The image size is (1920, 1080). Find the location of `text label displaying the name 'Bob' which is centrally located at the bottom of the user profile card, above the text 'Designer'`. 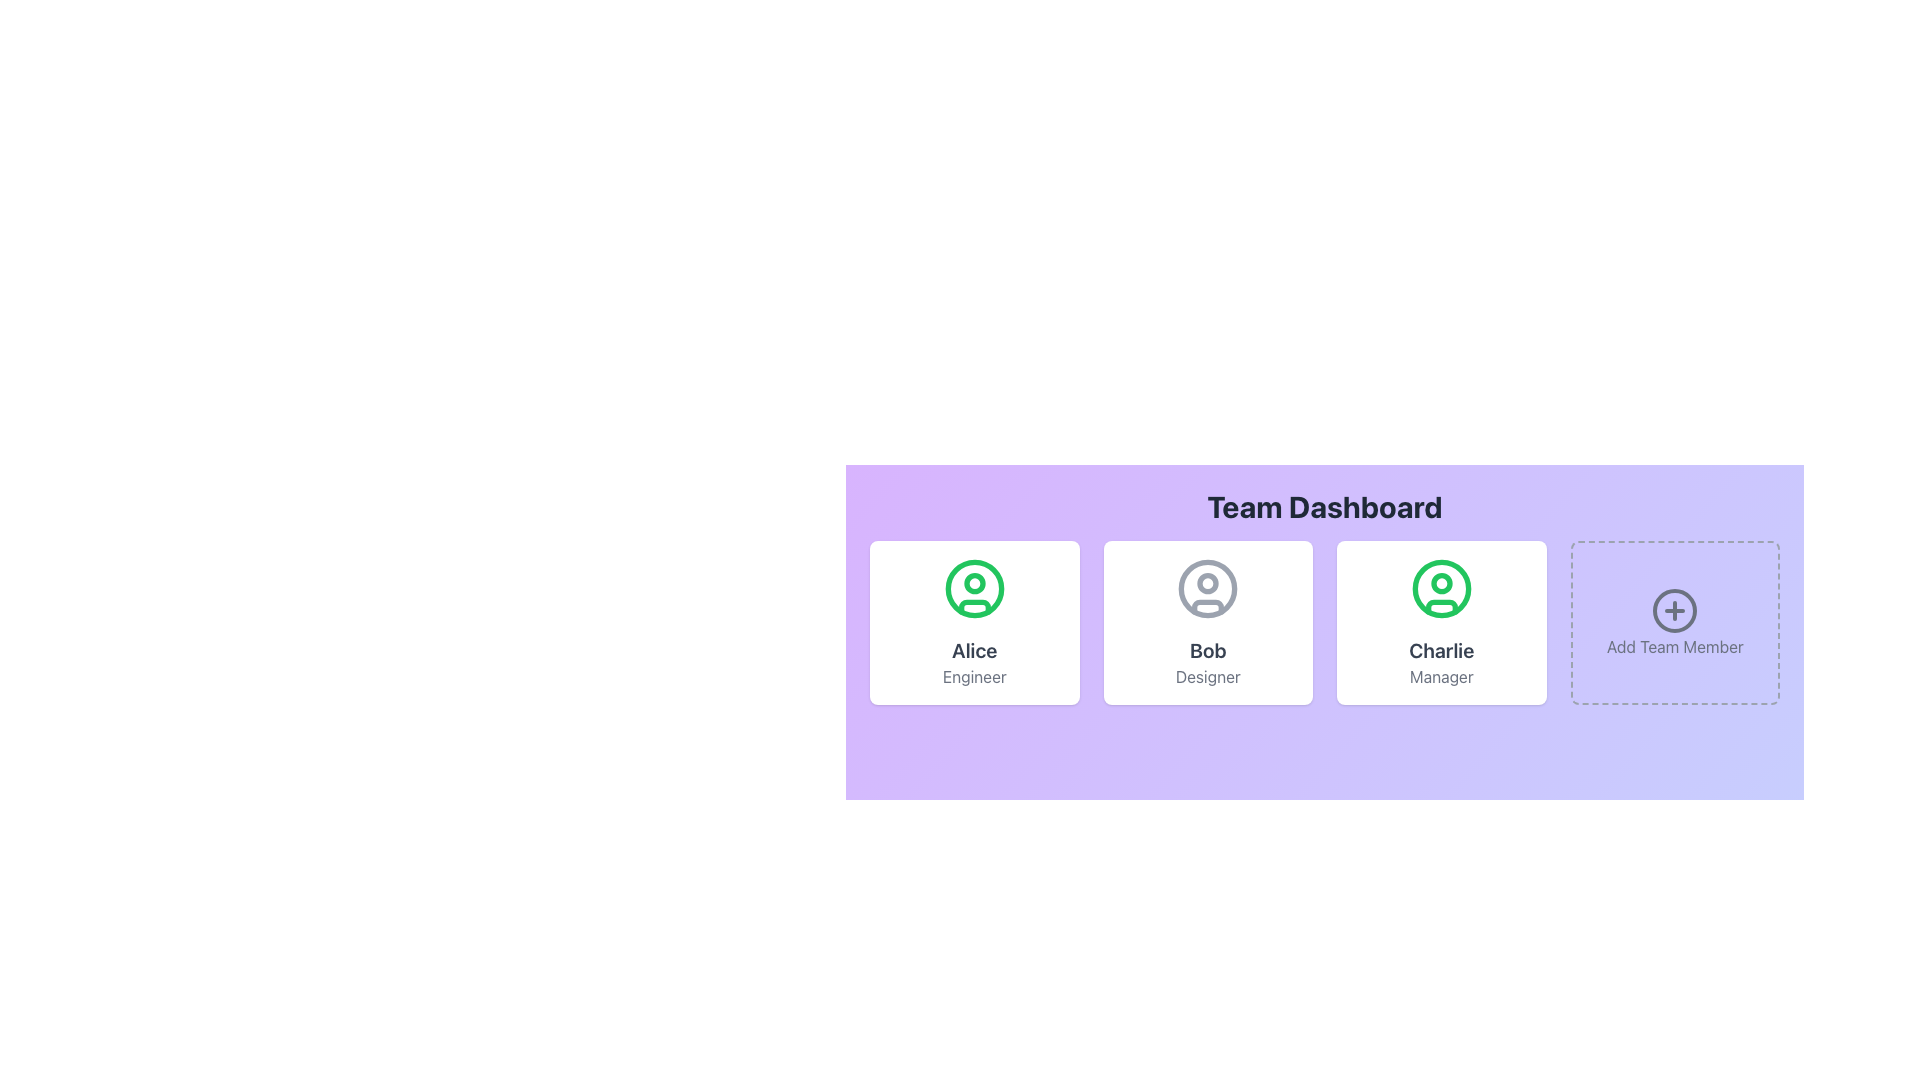

text label displaying the name 'Bob' which is centrally located at the bottom of the user profile card, above the text 'Designer' is located at coordinates (1207, 651).